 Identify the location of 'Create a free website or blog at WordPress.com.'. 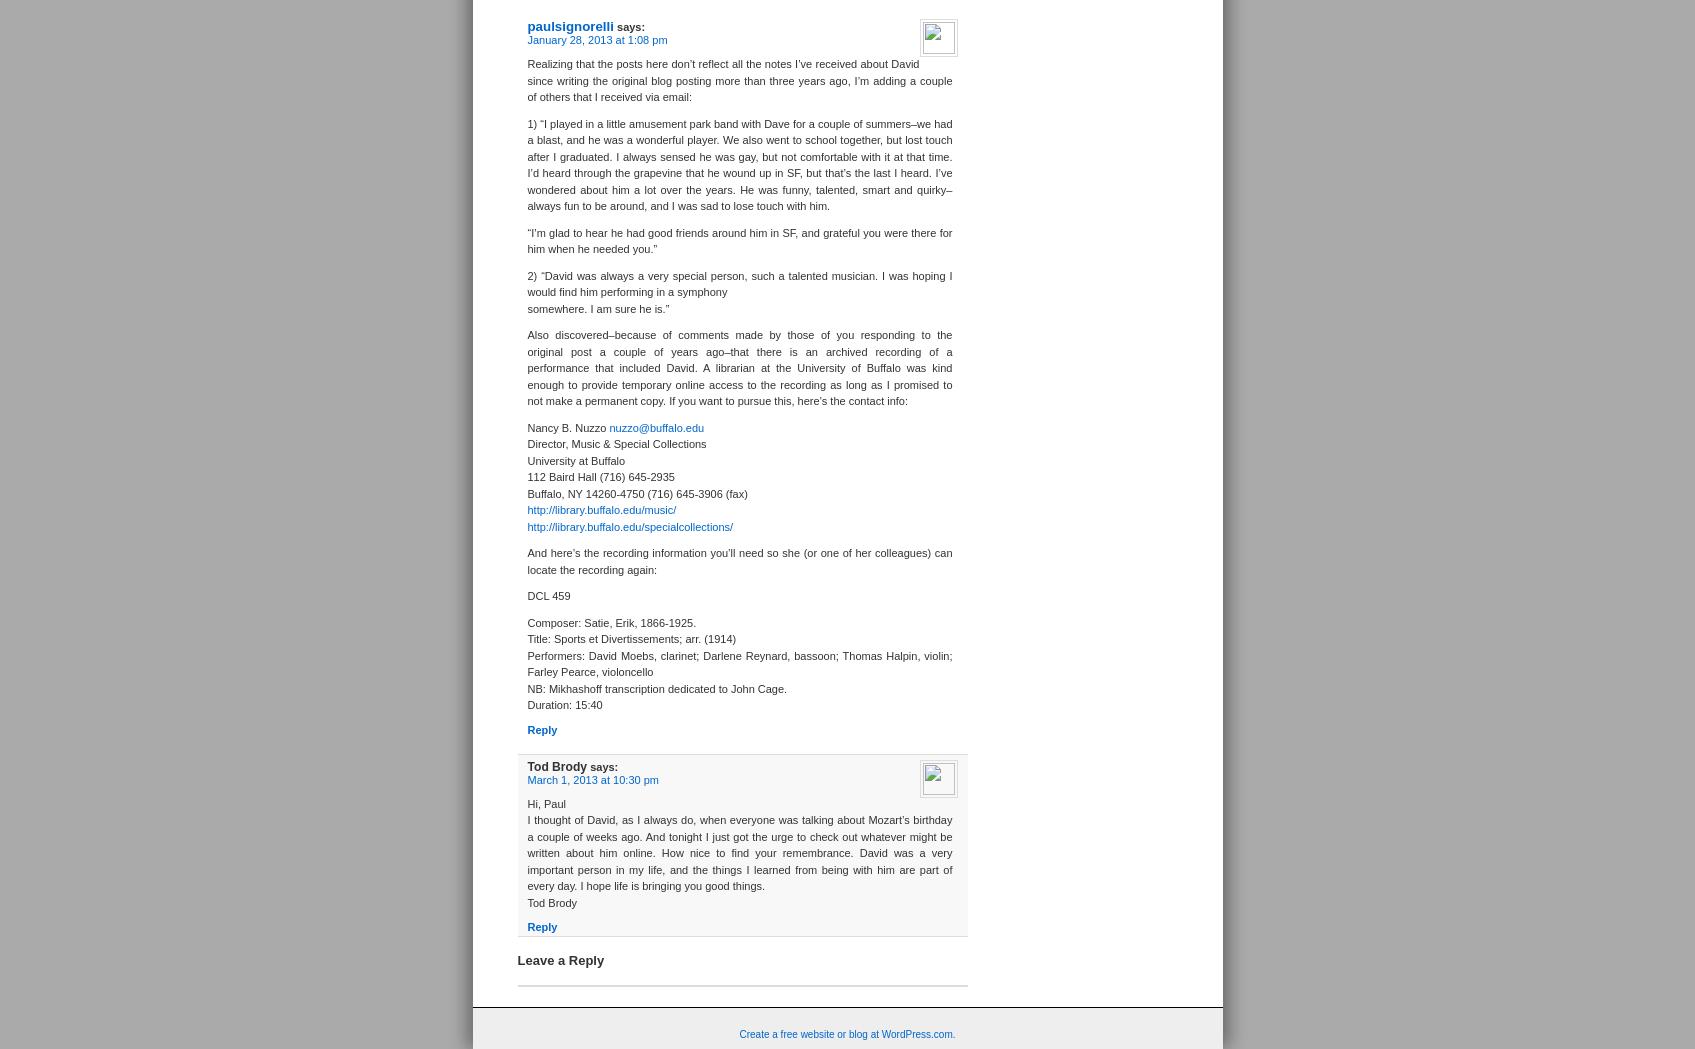
(846, 1033).